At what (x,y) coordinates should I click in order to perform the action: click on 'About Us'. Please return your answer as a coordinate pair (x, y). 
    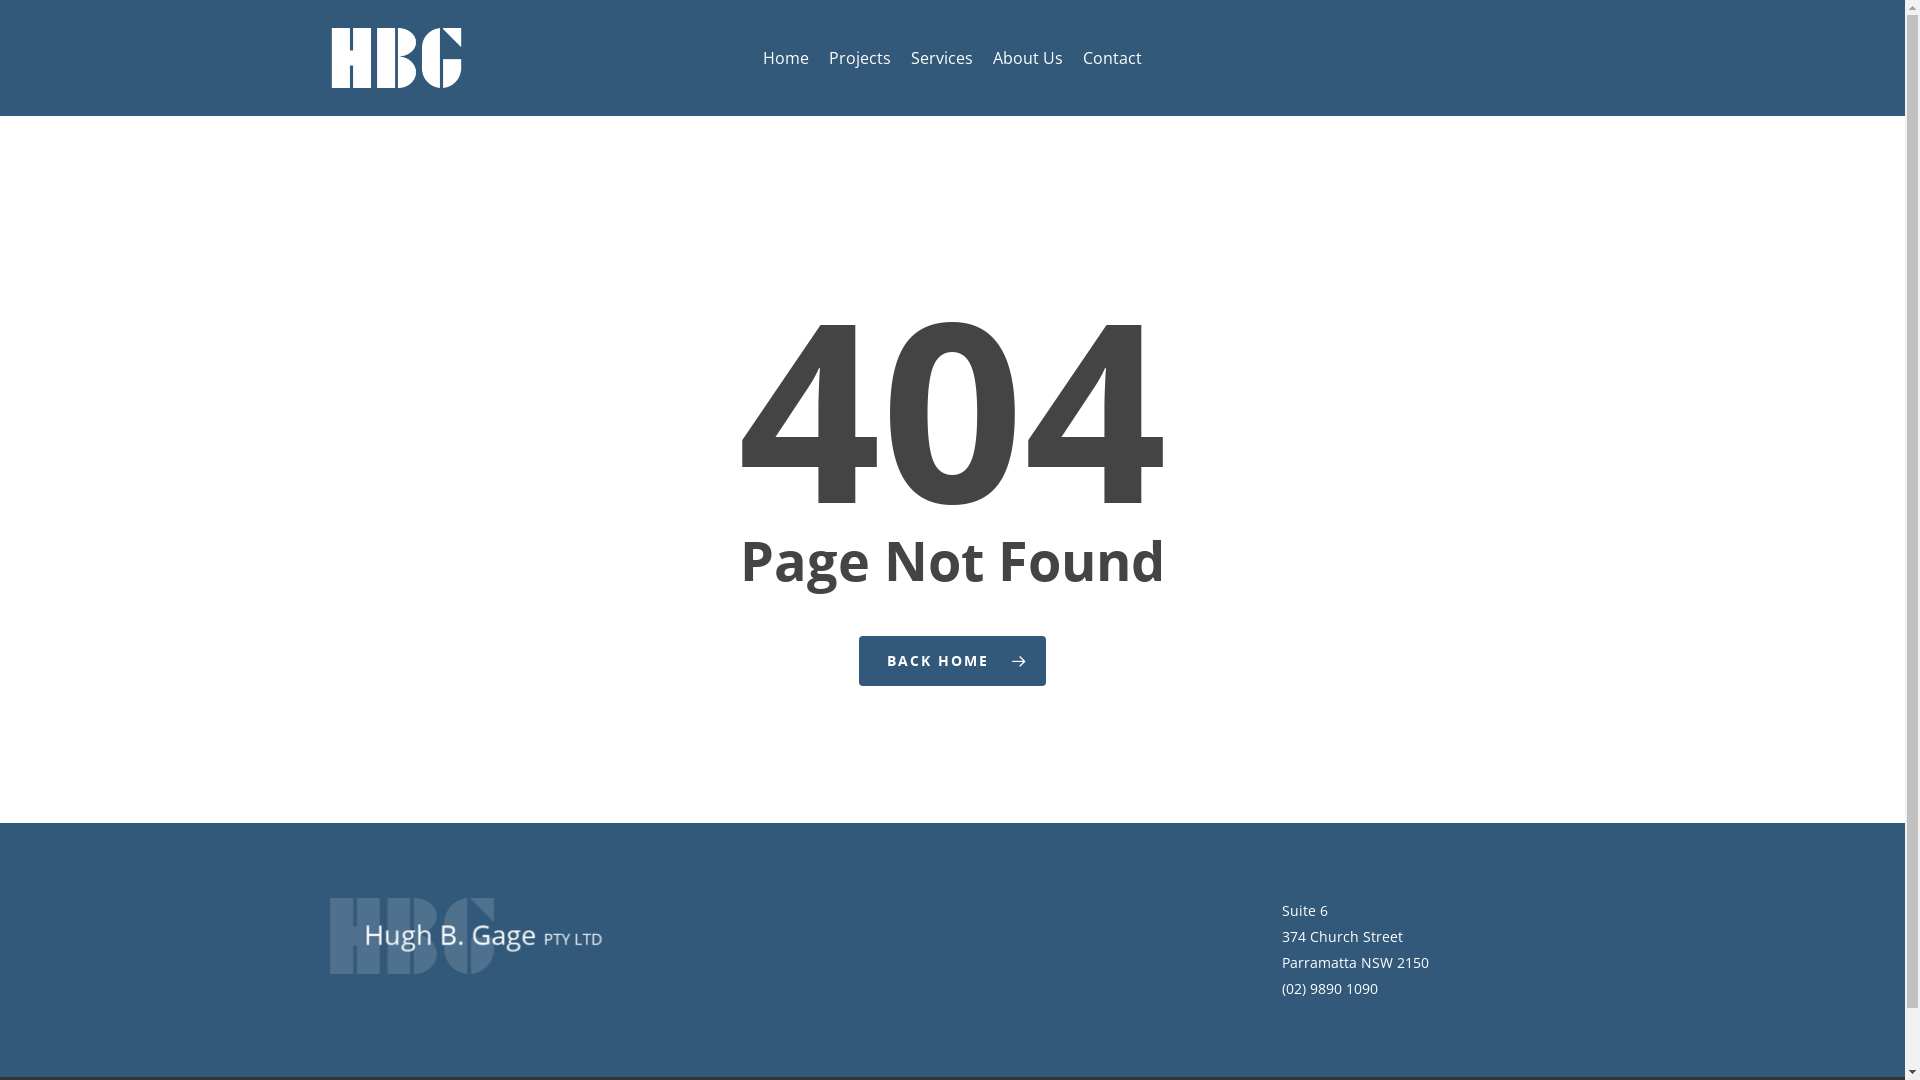
    Looking at the image, I should click on (1027, 56).